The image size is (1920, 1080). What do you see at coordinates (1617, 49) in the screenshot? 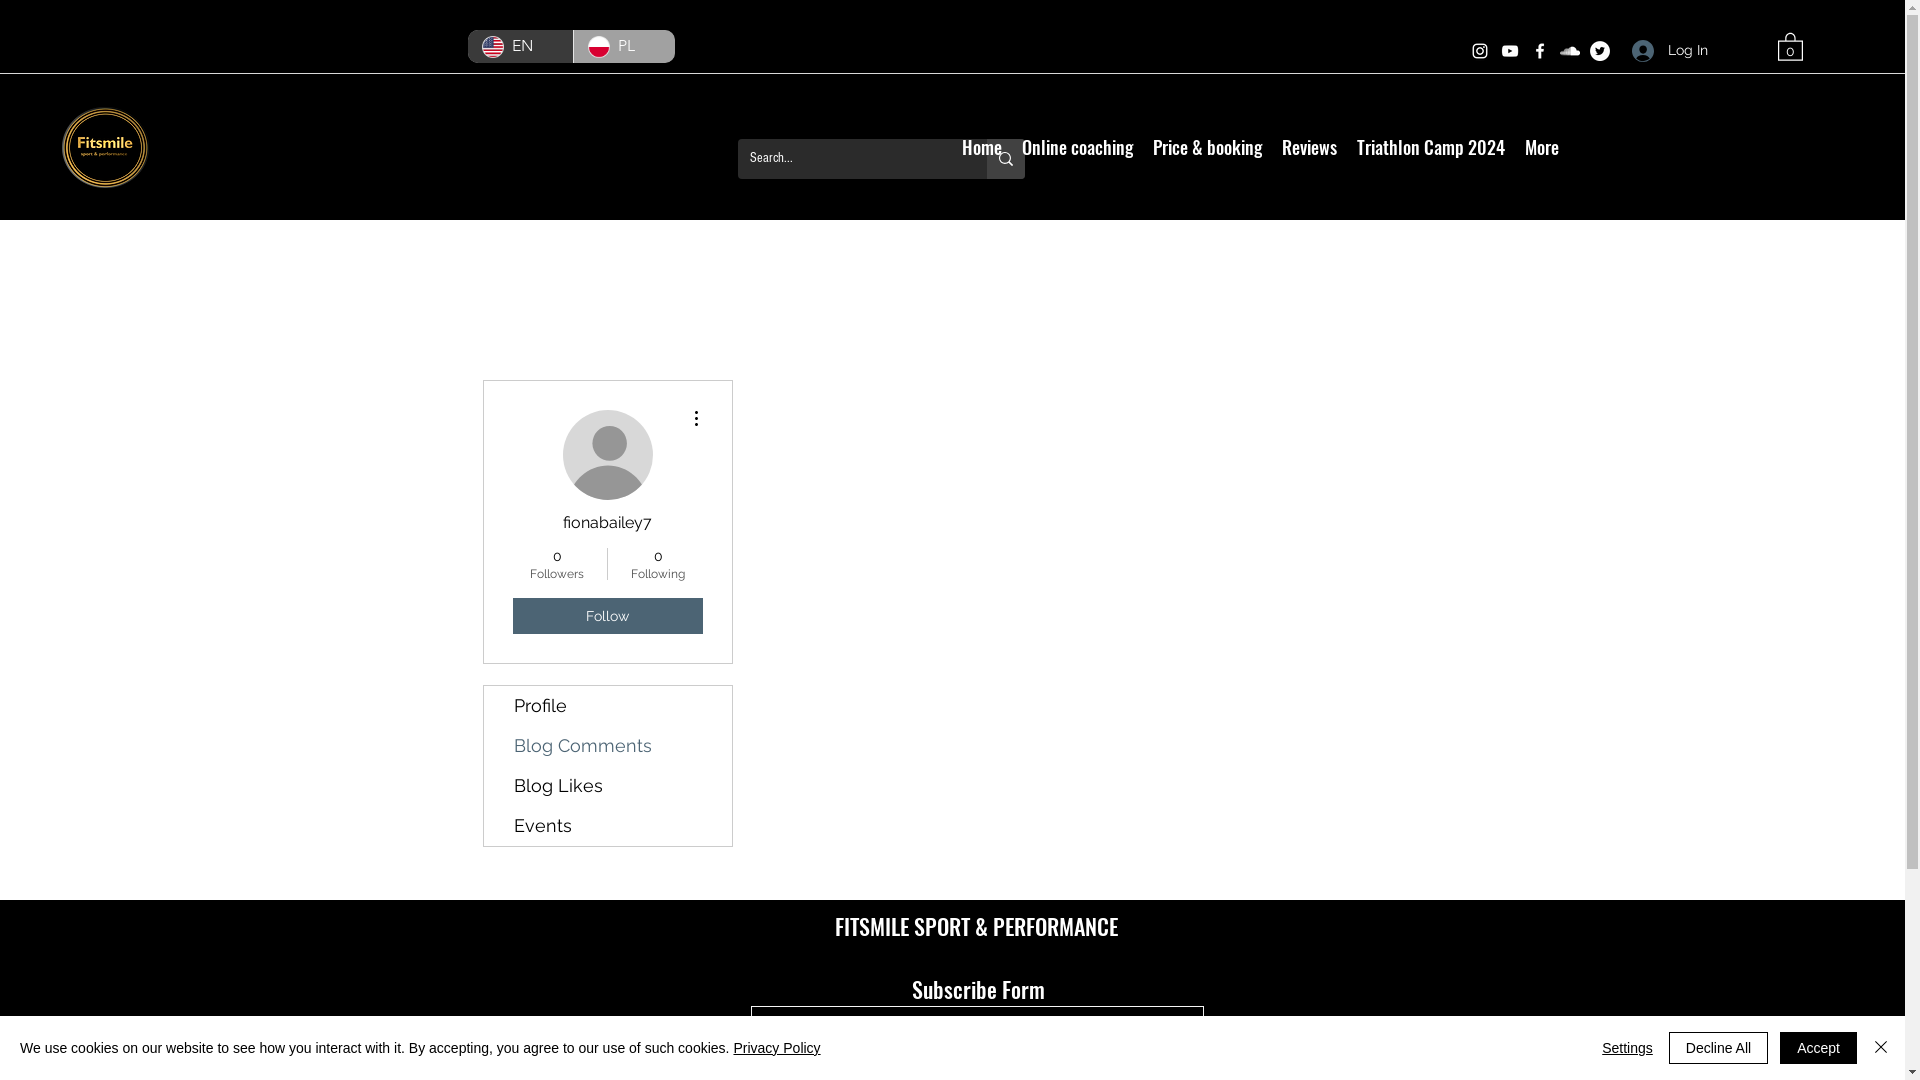
I see `'Log In'` at bounding box center [1617, 49].